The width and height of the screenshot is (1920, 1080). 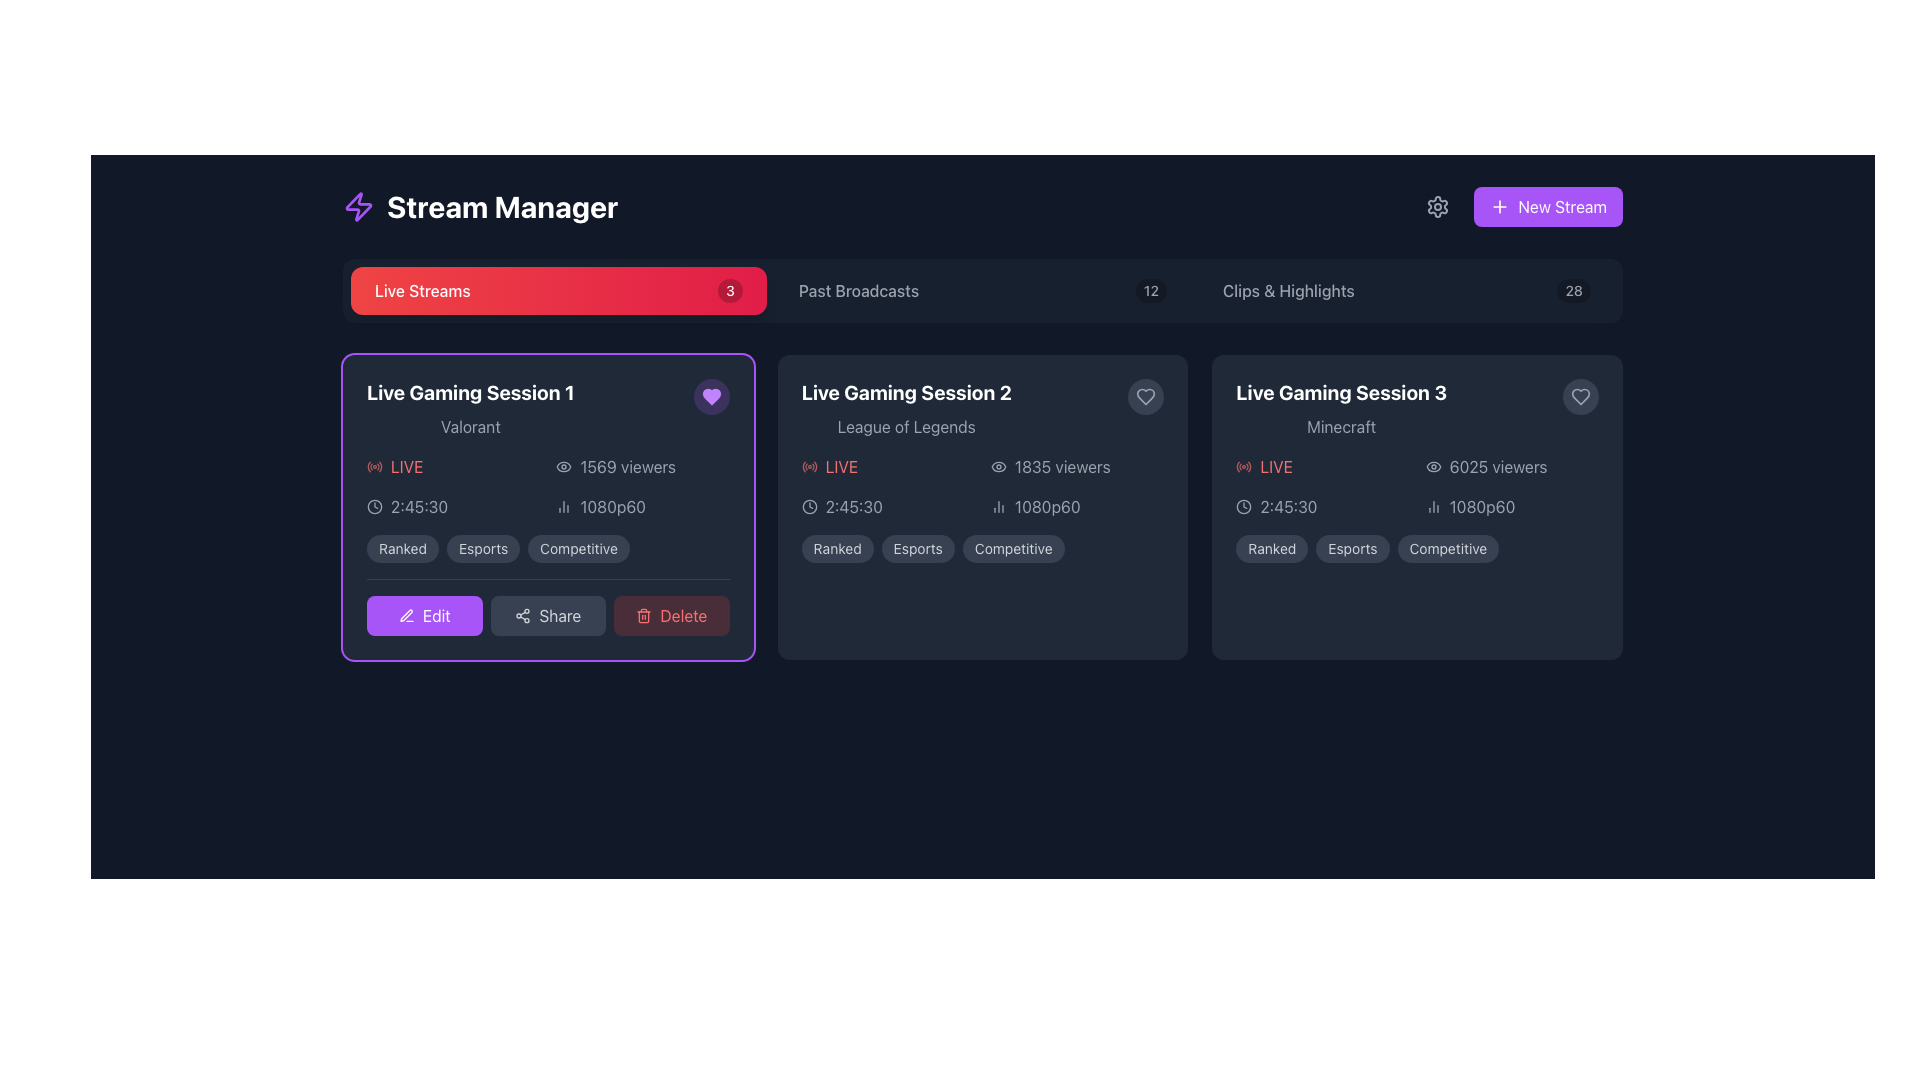 I want to click on the viewer count icon located to the left of the '1569 viewers' text in the 'Live Gaming Session 1' panel, so click(x=563, y=466).